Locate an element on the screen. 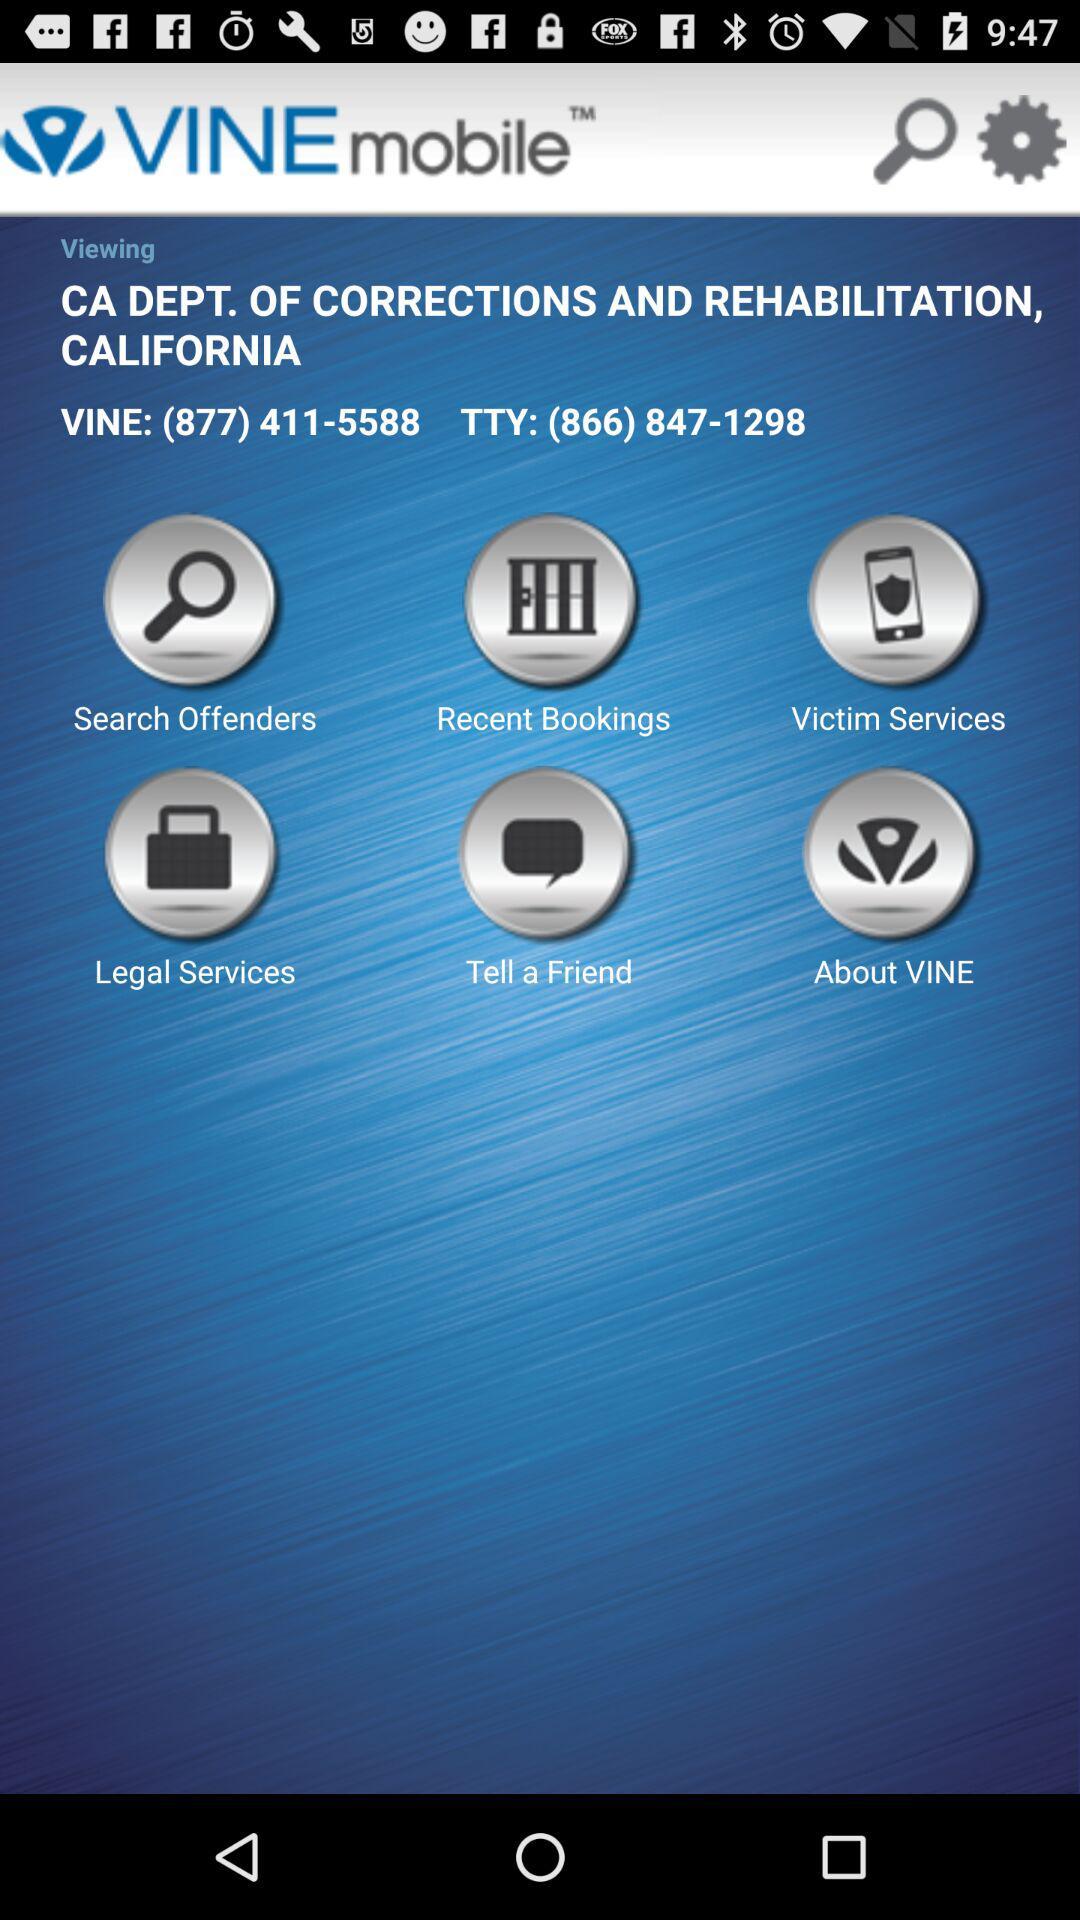  item below the recent bookings icon is located at coordinates (893, 878).